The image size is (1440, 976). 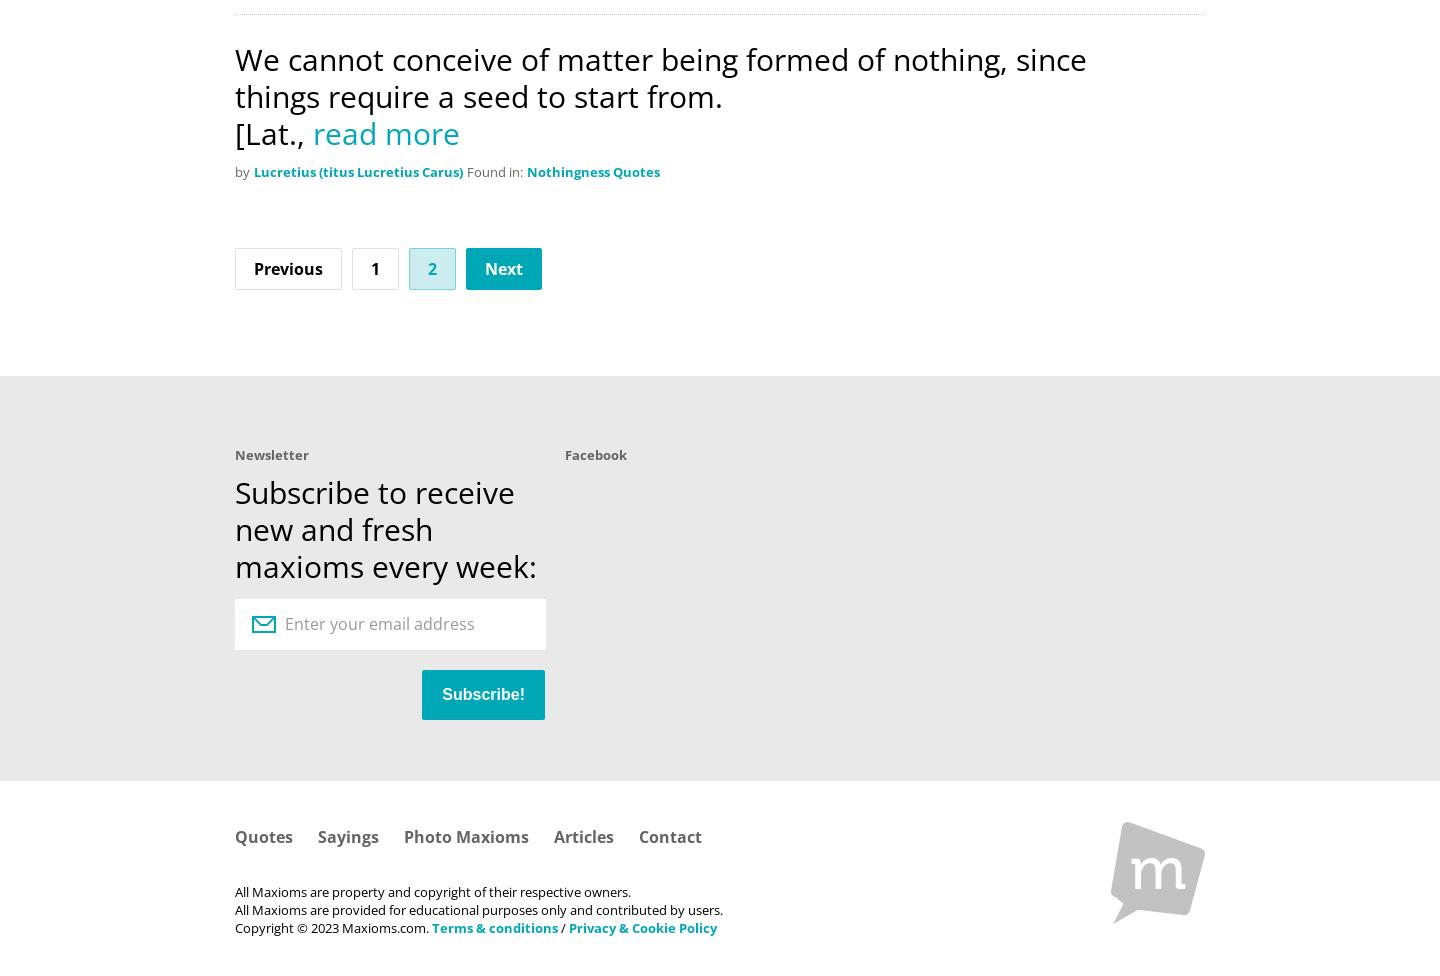 I want to click on 'Subscribe to receive new and fresh maxioms every week:', so click(x=385, y=529).